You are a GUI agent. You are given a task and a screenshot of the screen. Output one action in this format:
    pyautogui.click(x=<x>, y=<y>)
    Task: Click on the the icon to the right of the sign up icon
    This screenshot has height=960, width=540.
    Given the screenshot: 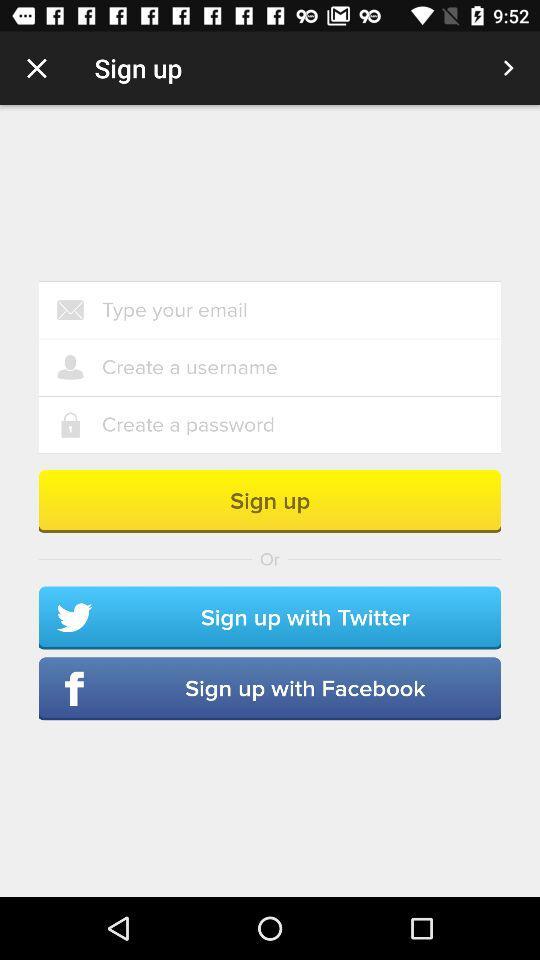 What is the action you would take?
    pyautogui.click(x=508, y=68)
    